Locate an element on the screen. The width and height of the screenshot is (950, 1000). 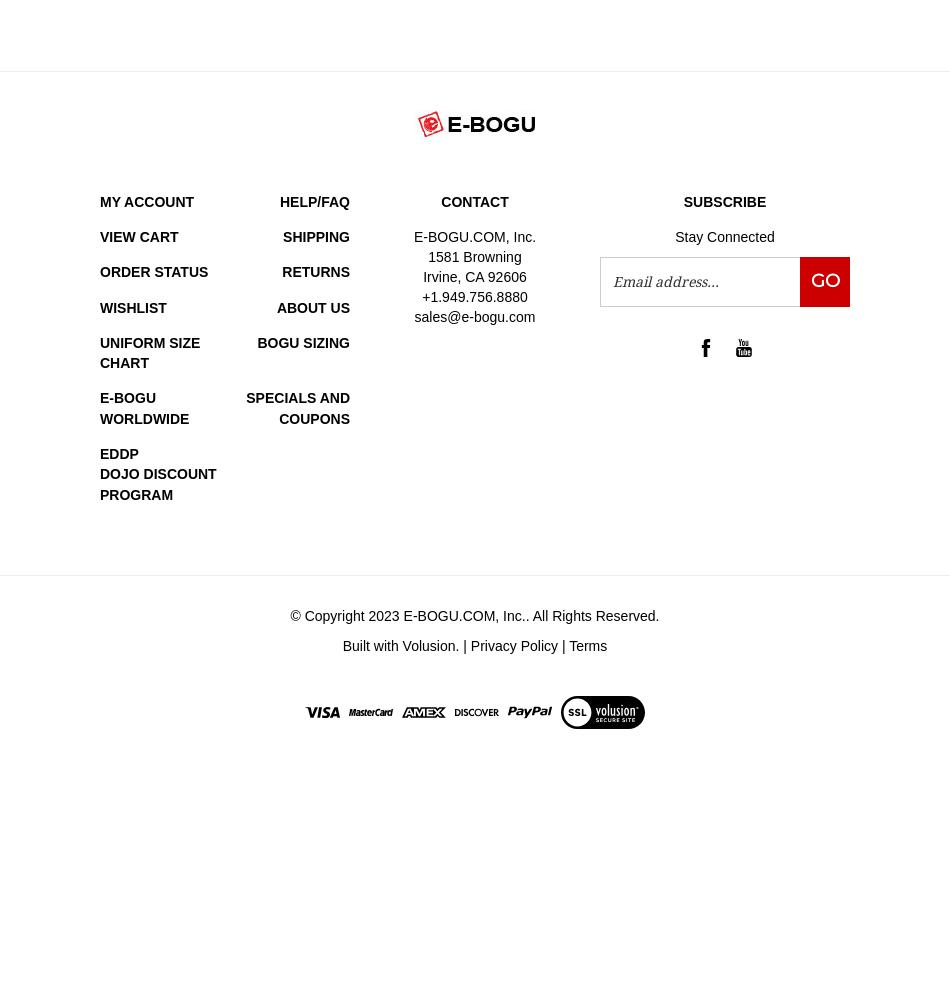
'View Cart' is located at coordinates (138, 235).